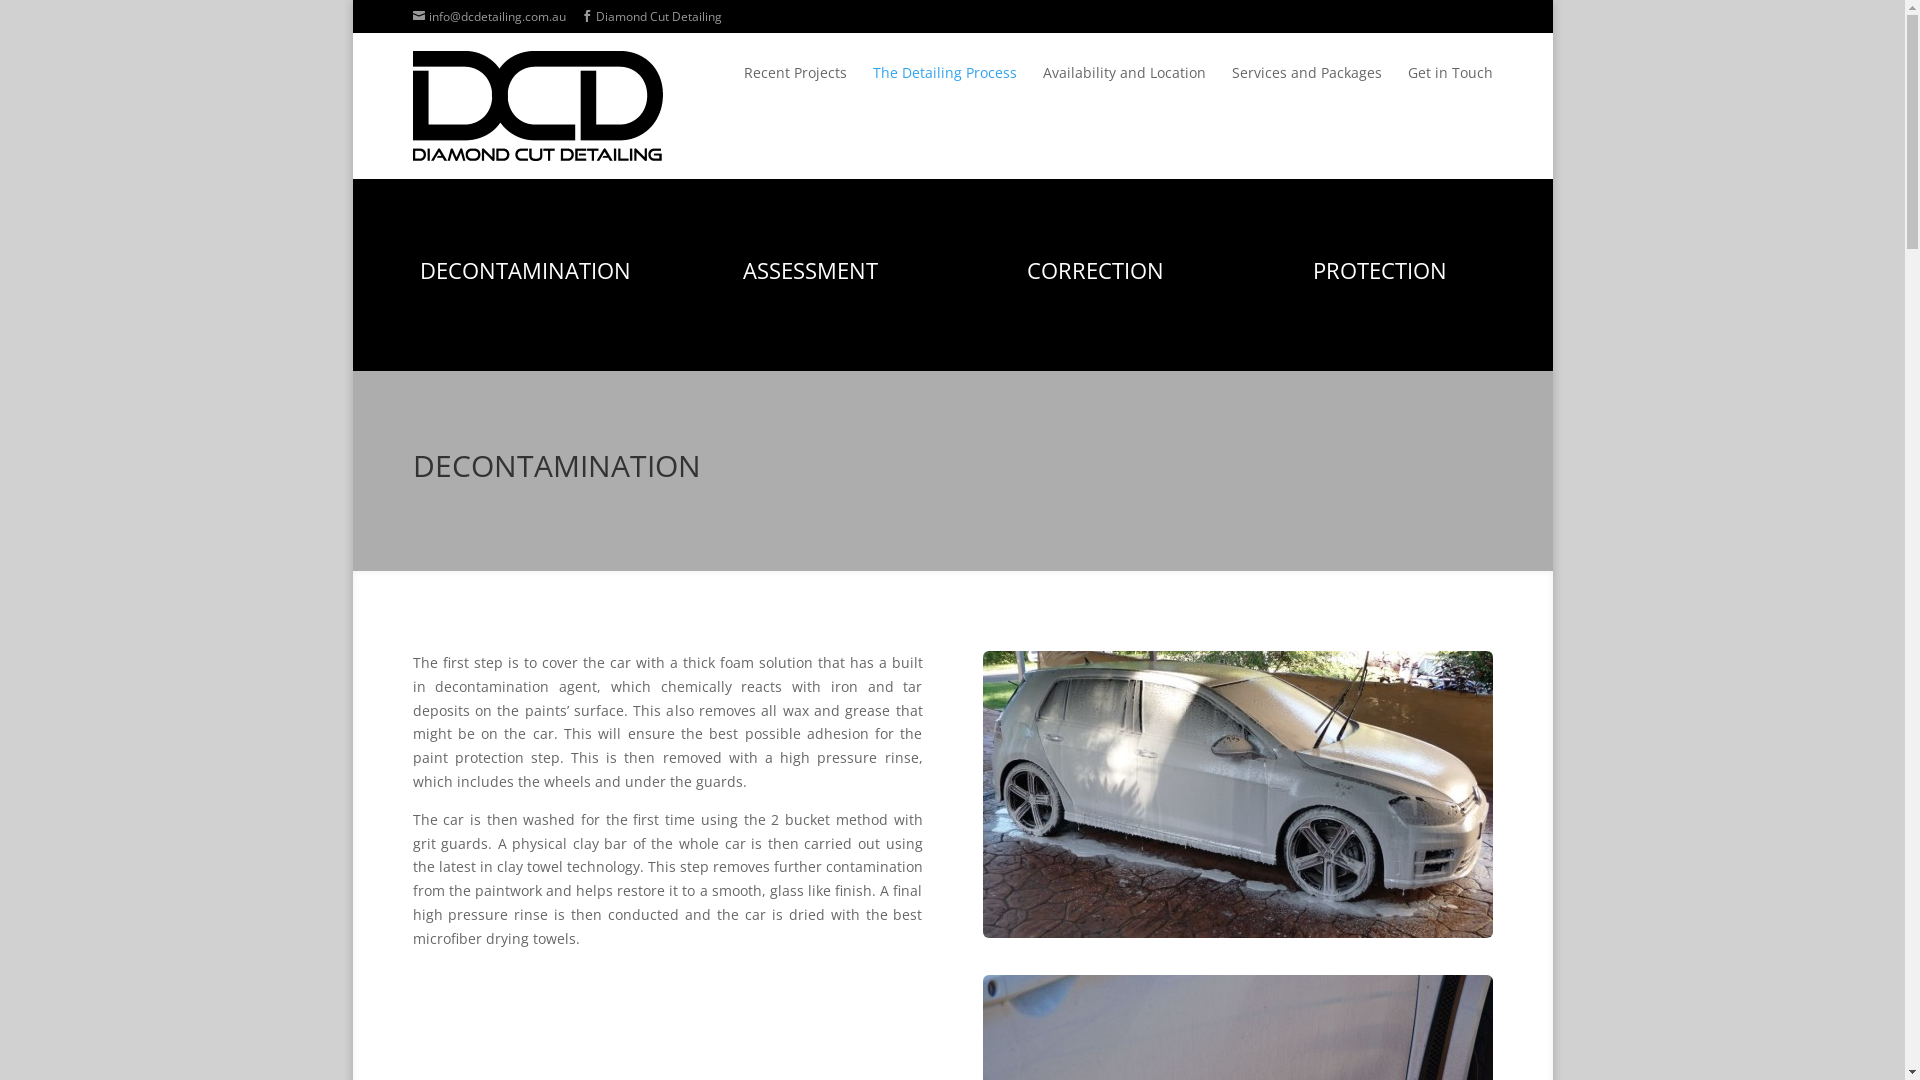 The height and width of the screenshot is (1080, 1920). I want to click on 'PROTECTION', so click(1313, 270).